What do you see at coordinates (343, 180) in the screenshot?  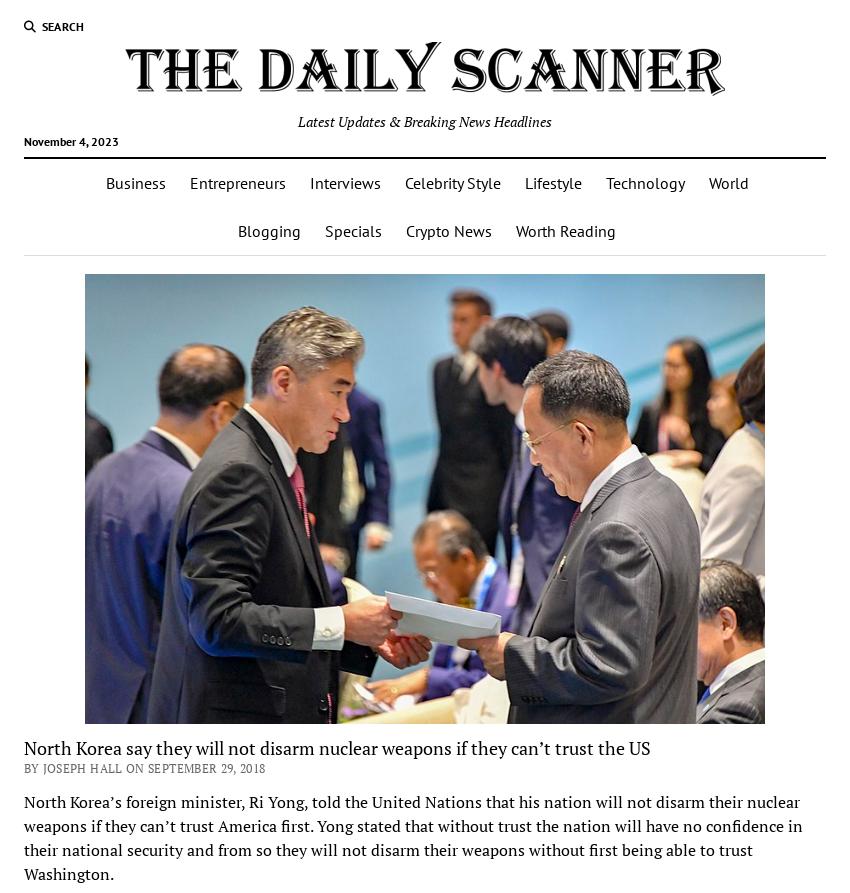 I see `'Interviews'` at bounding box center [343, 180].